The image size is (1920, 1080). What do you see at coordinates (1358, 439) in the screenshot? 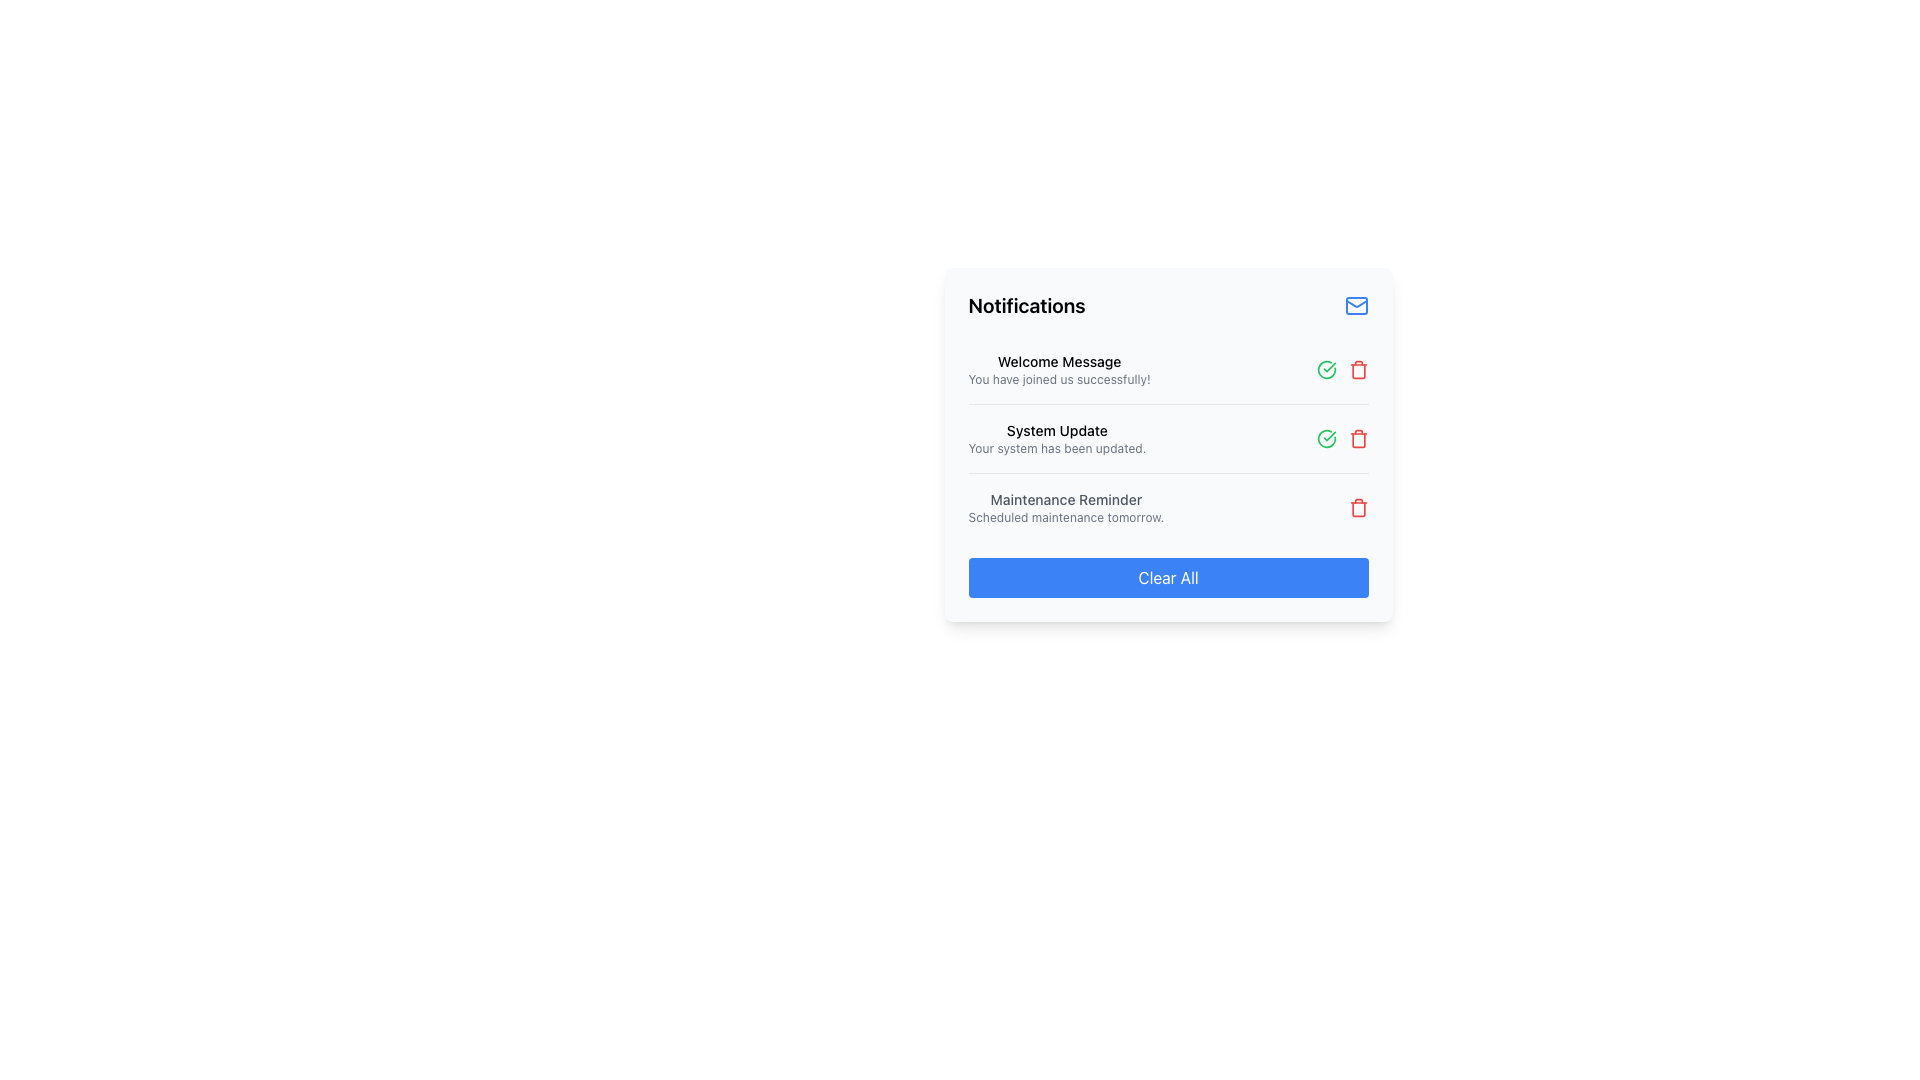
I see `the trash bin icon SVG element located adjacent to the 'System Update' notification entry` at bounding box center [1358, 439].